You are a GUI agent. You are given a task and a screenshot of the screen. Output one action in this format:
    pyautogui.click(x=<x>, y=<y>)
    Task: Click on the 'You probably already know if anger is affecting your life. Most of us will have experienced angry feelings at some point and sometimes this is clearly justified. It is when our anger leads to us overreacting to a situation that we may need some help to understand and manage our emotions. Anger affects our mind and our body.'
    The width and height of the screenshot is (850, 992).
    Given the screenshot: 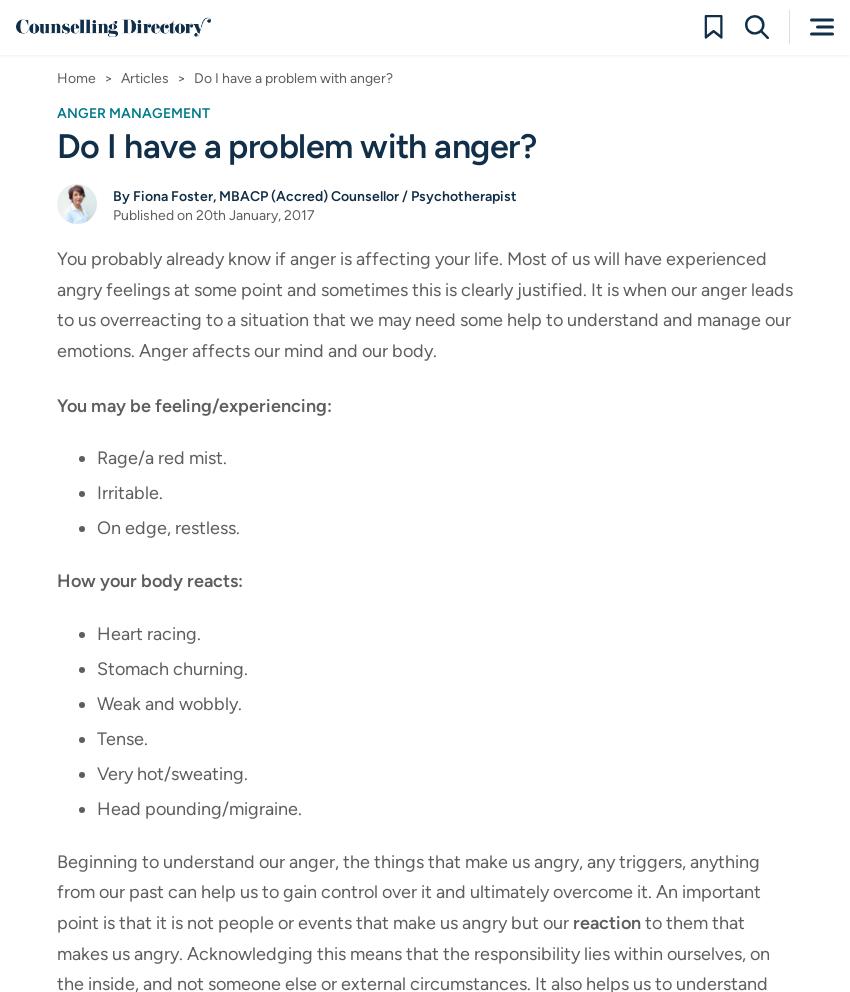 What is the action you would take?
    pyautogui.click(x=57, y=304)
    